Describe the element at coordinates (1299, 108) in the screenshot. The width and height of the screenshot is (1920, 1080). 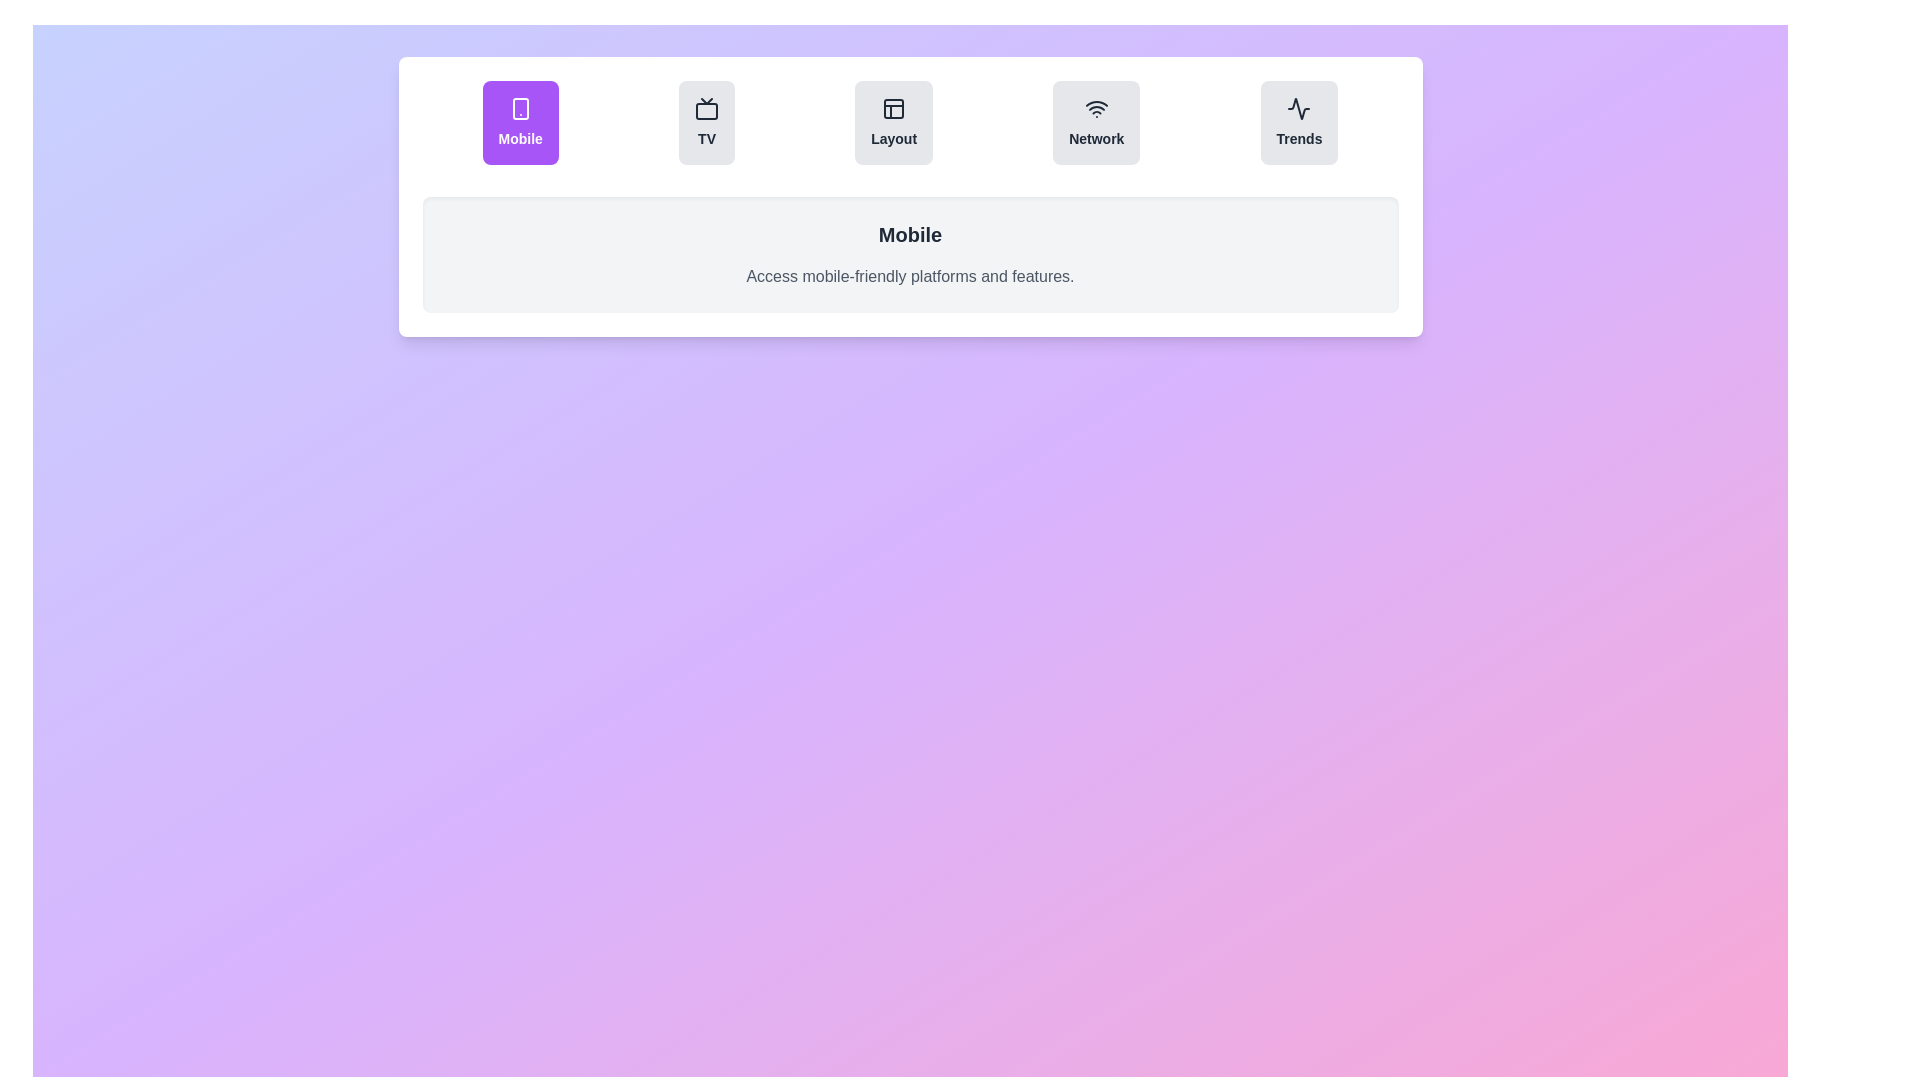
I see `the small graphical icon in the 'Trends' box, which resembles a line chart or activity signal` at that location.